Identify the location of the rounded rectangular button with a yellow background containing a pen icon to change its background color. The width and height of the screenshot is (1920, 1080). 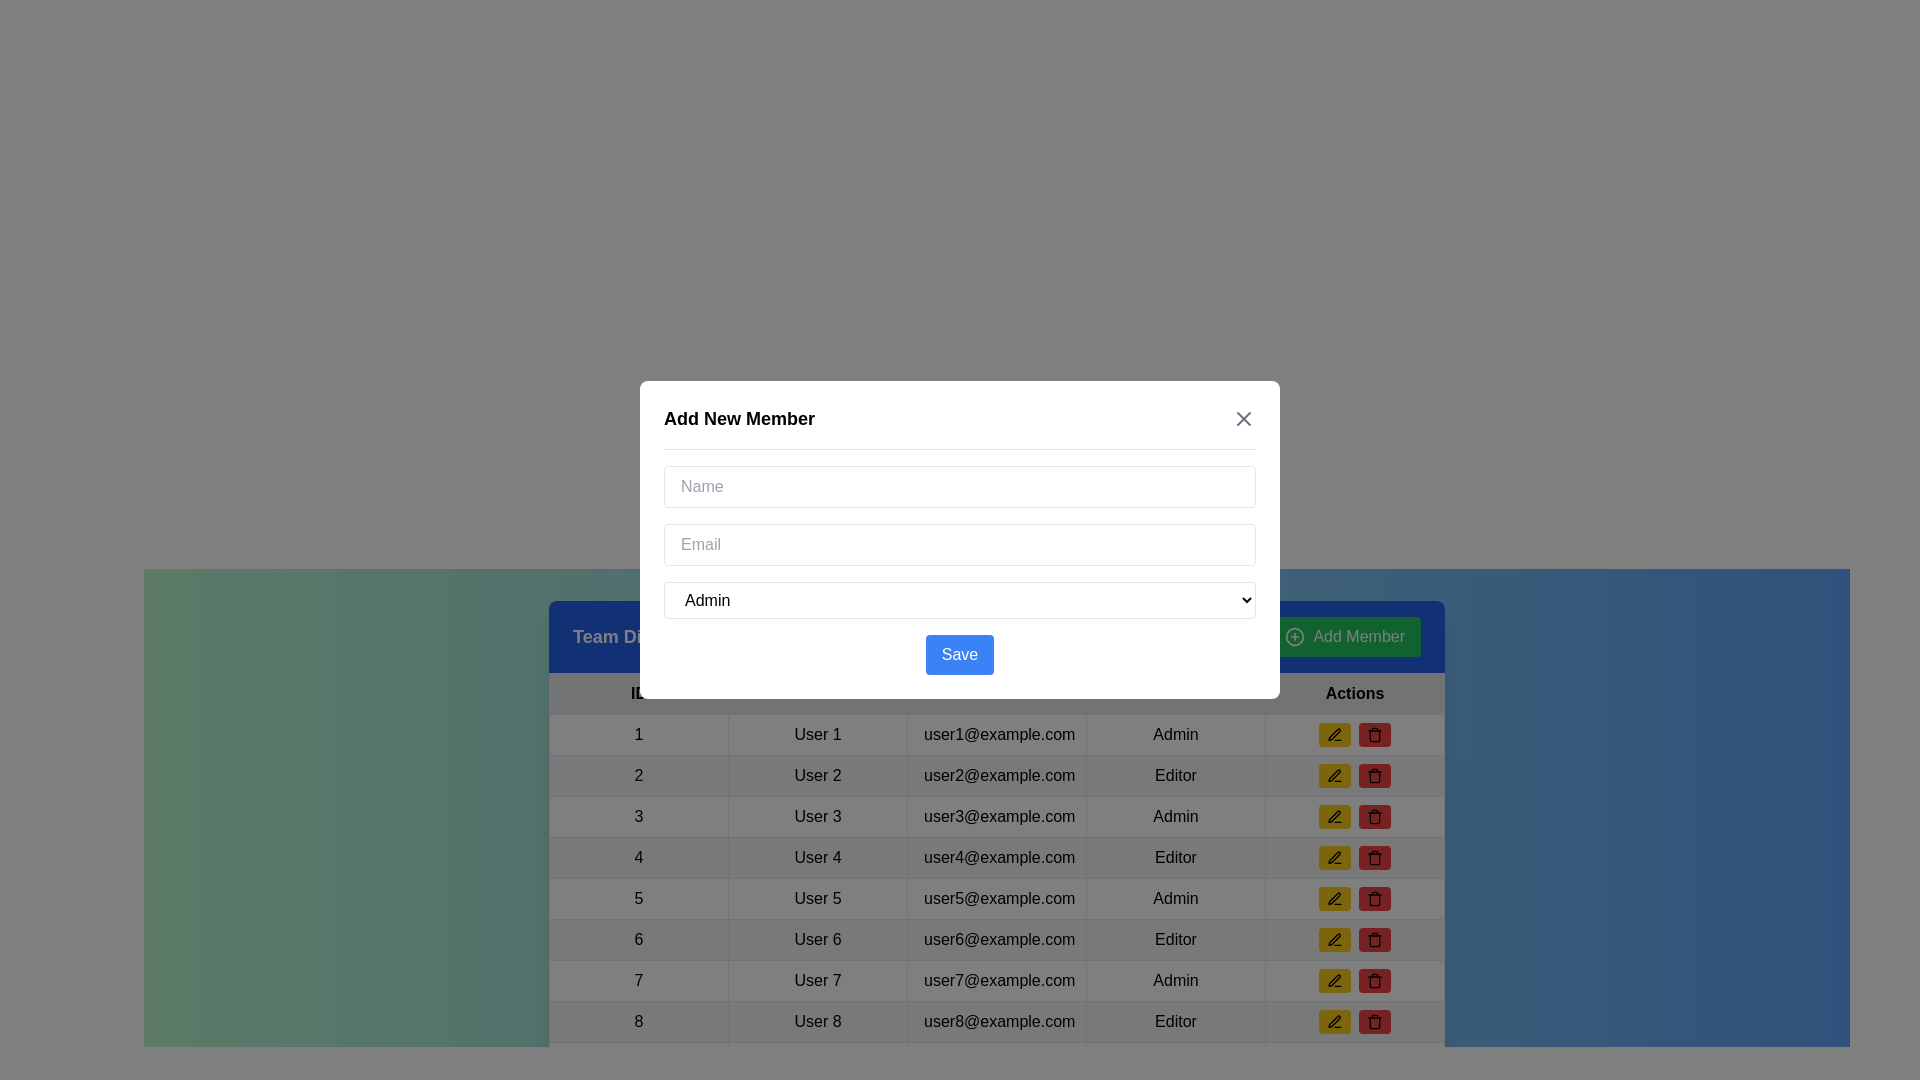
(1334, 817).